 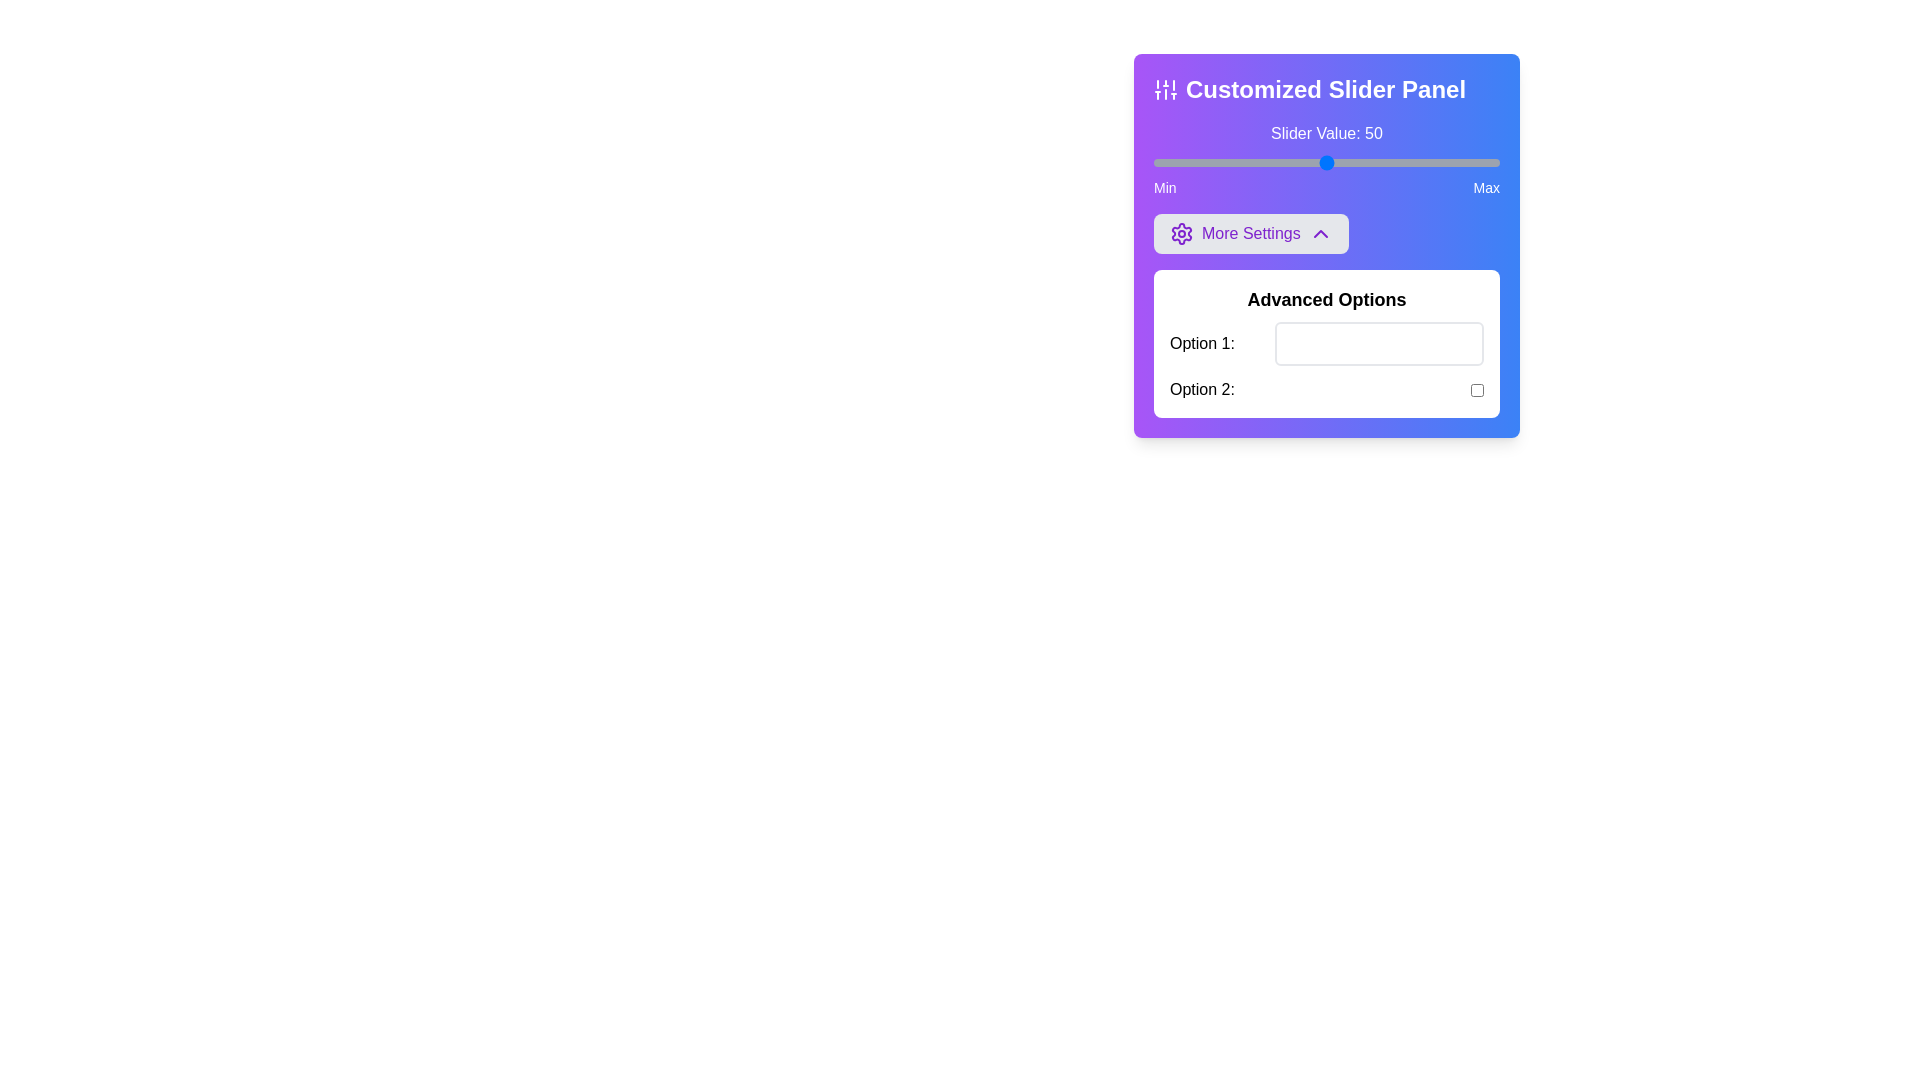 I want to click on the icon at the rightmost end of the 'More Settings' button, so click(x=1320, y=233).